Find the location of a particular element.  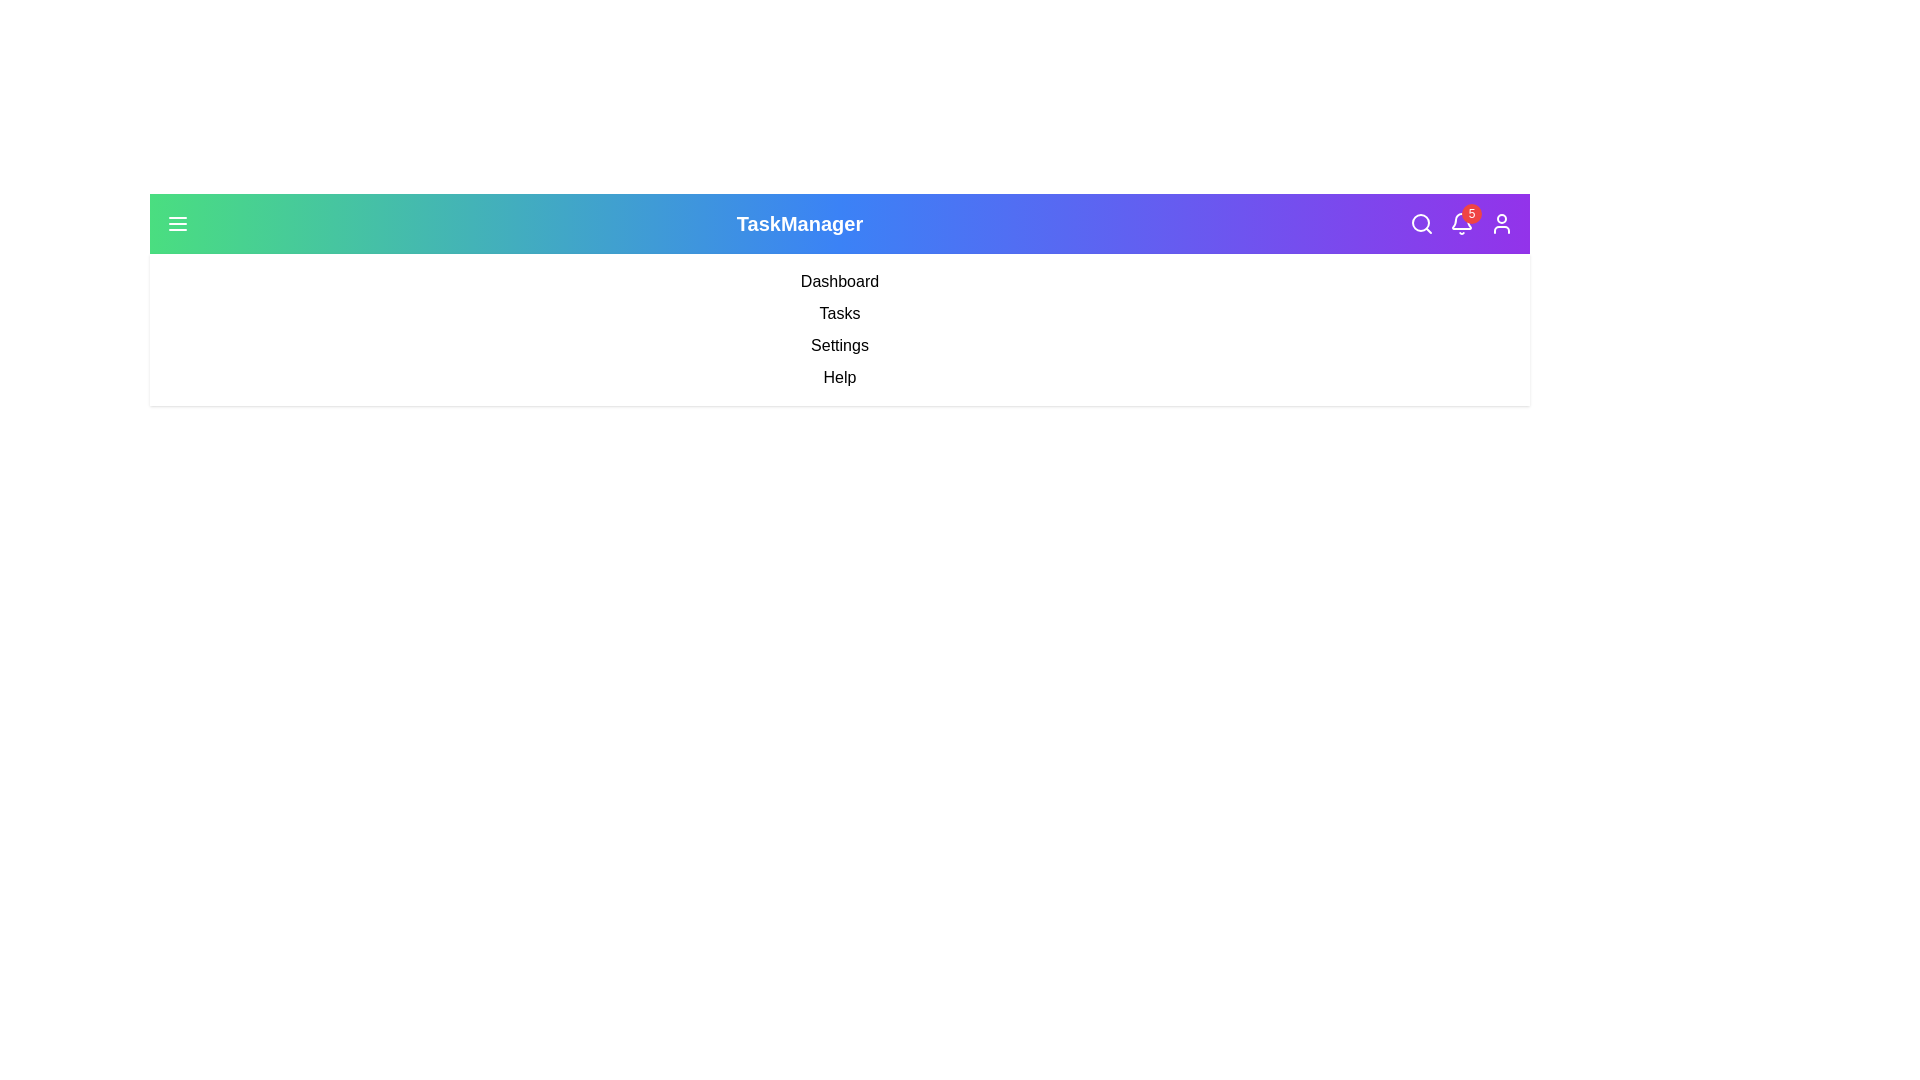

the user profile icon located at the far right of the navigation bar, which is the fourth interactive element is located at coordinates (1502, 223).